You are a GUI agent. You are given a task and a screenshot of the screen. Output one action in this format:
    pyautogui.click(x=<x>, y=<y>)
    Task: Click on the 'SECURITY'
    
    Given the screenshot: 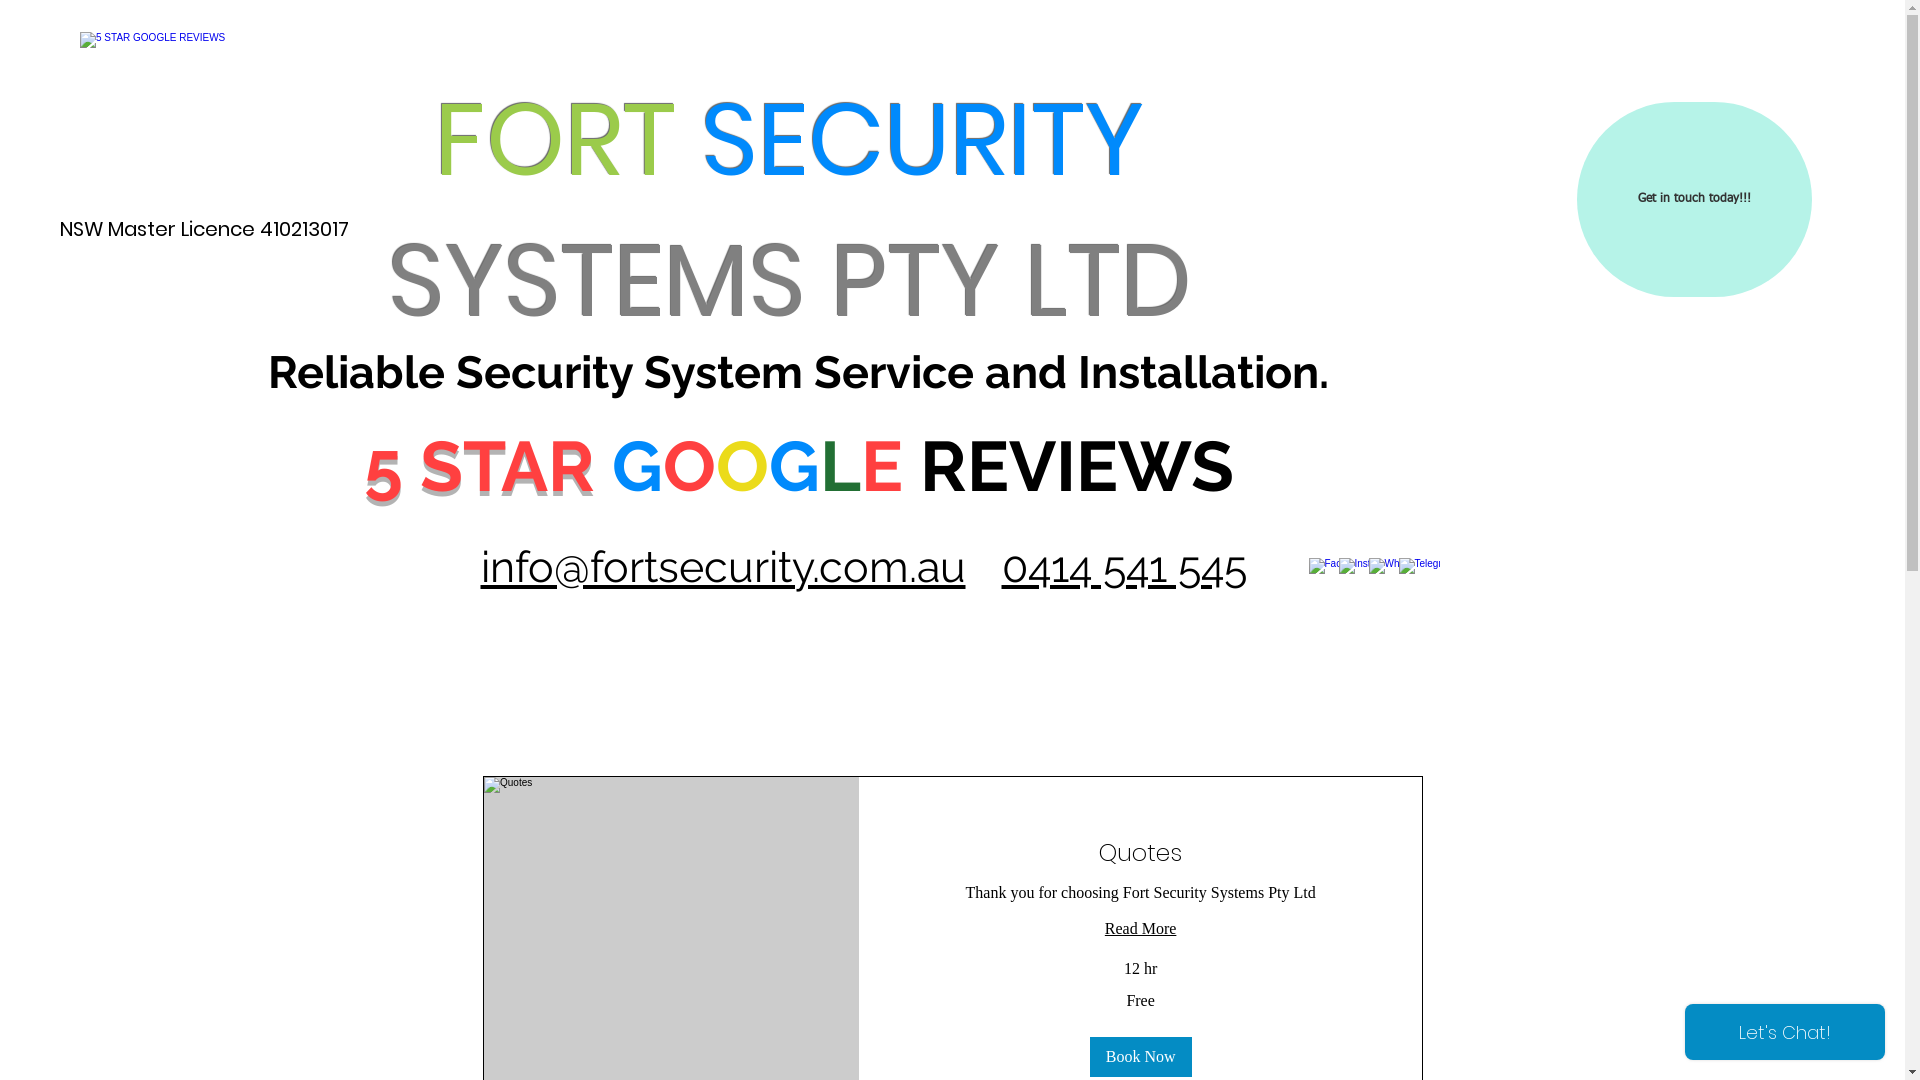 What is the action you would take?
    pyautogui.click(x=921, y=138)
    